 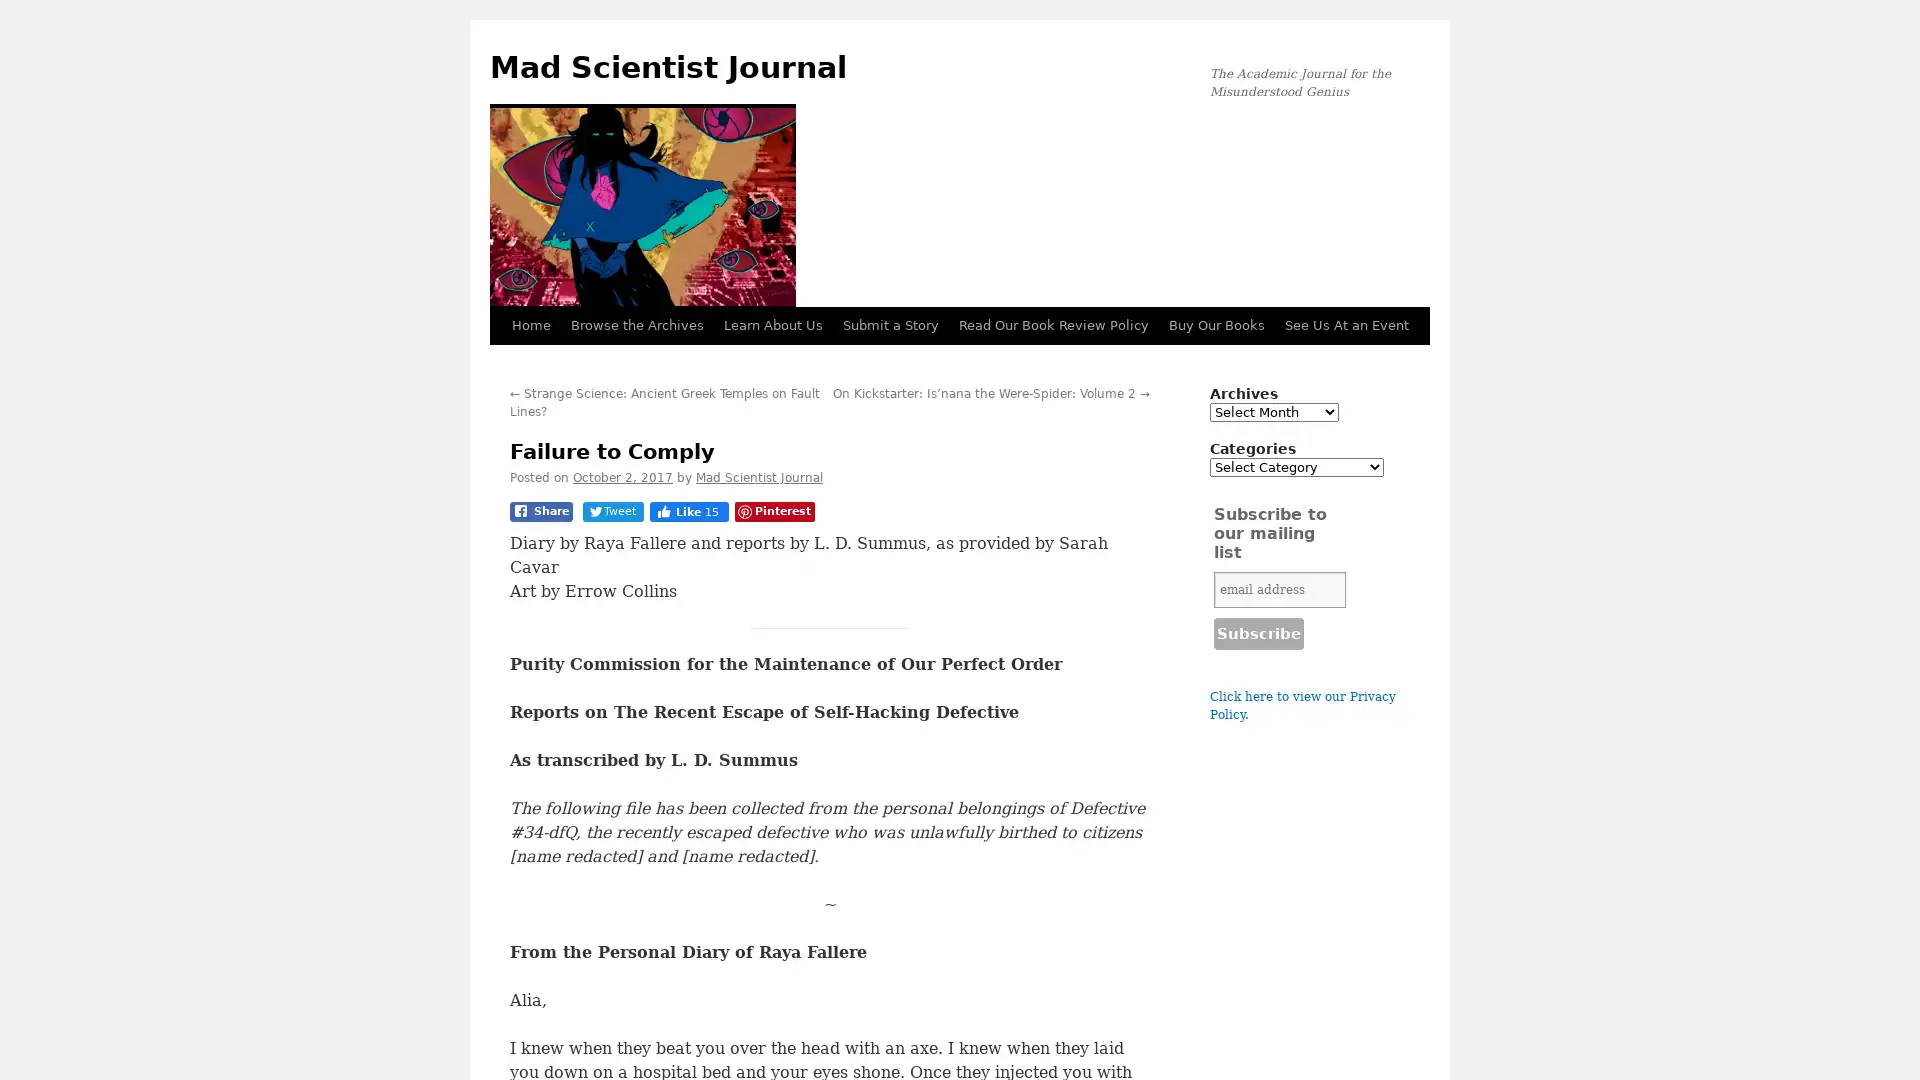 What do you see at coordinates (1256, 633) in the screenshot?
I see `Subscribe` at bounding box center [1256, 633].